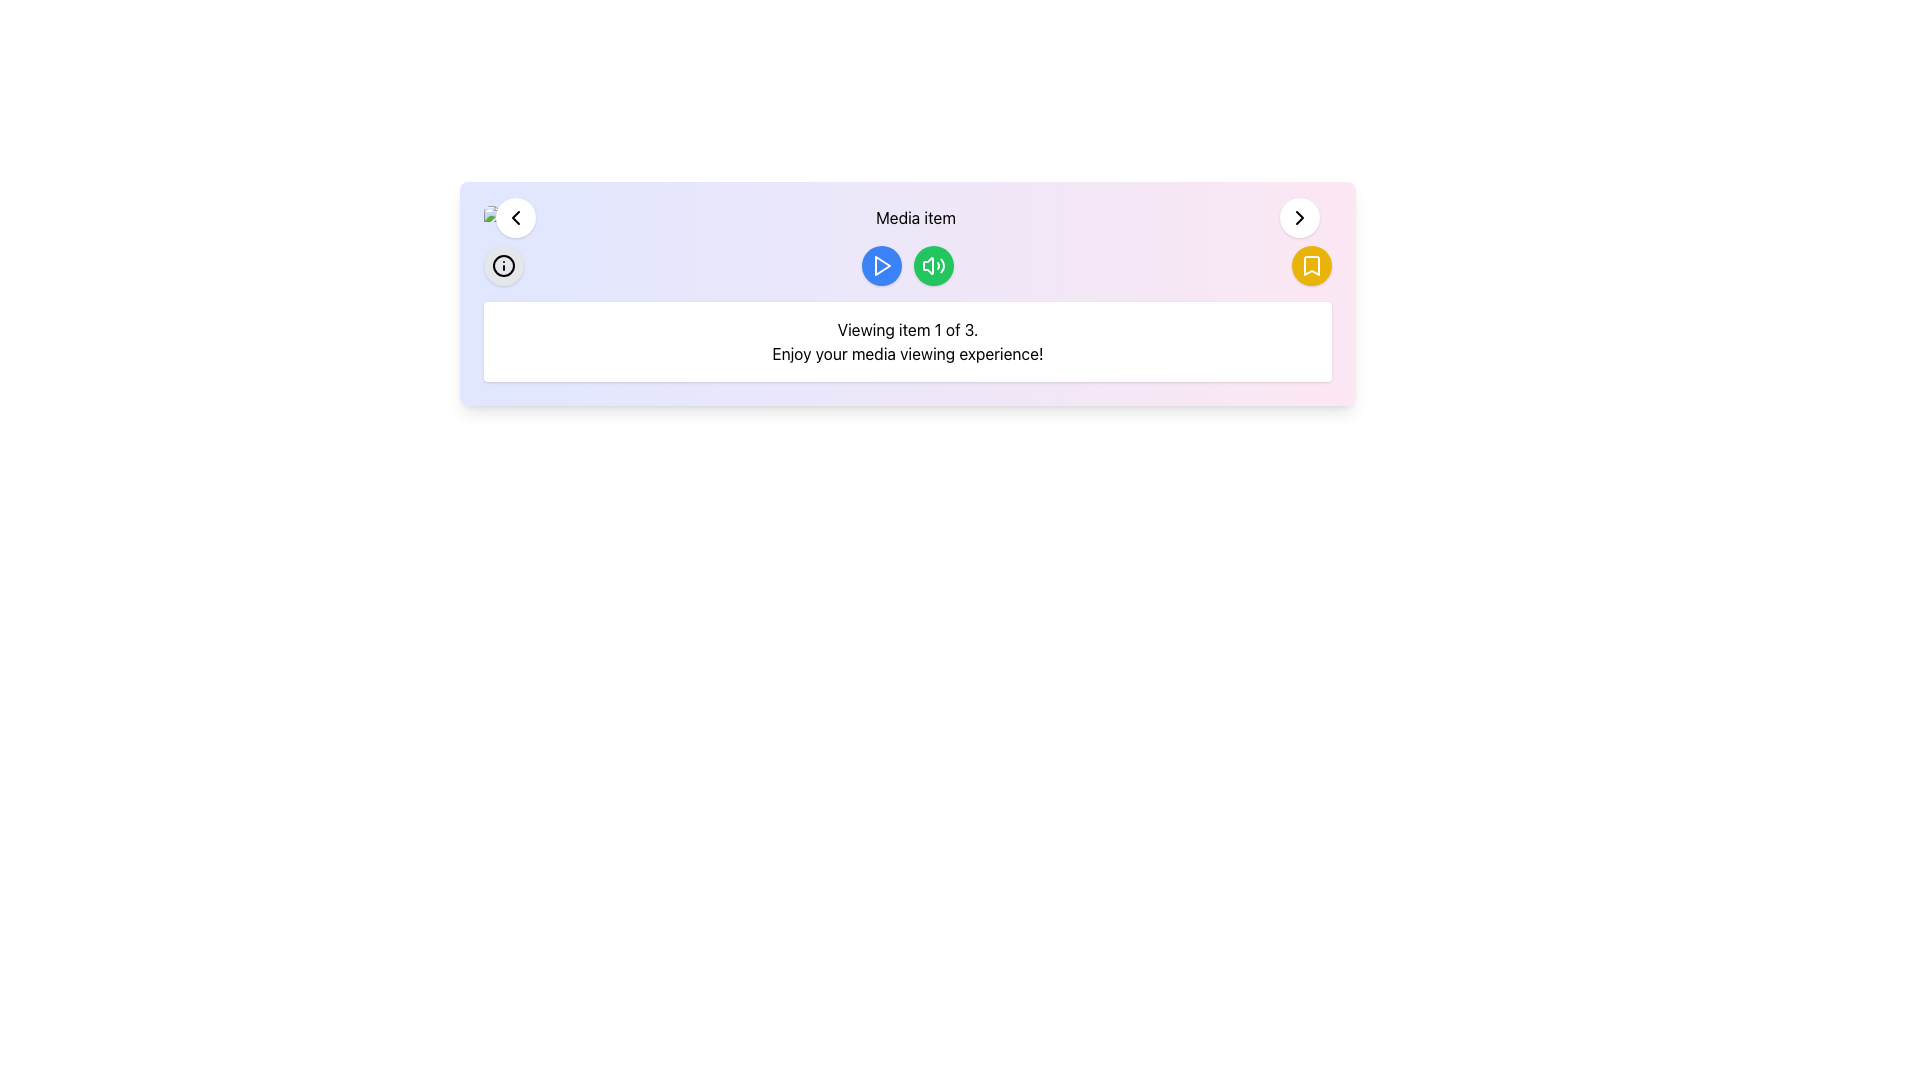 This screenshot has width=1920, height=1080. Describe the element at coordinates (515, 218) in the screenshot. I see `the navigation icon button located on the left side of the control section near the top of the page` at that location.